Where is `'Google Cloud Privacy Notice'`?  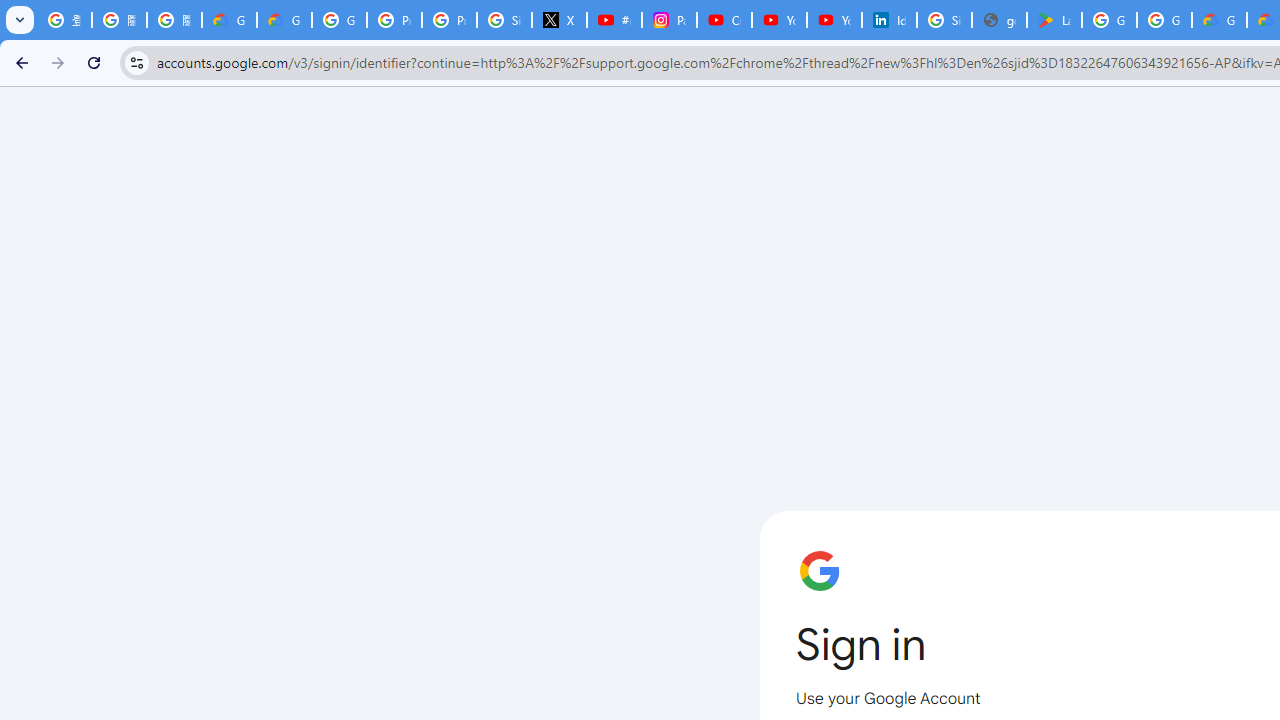 'Google Cloud Privacy Notice' is located at coordinates (229, 20).